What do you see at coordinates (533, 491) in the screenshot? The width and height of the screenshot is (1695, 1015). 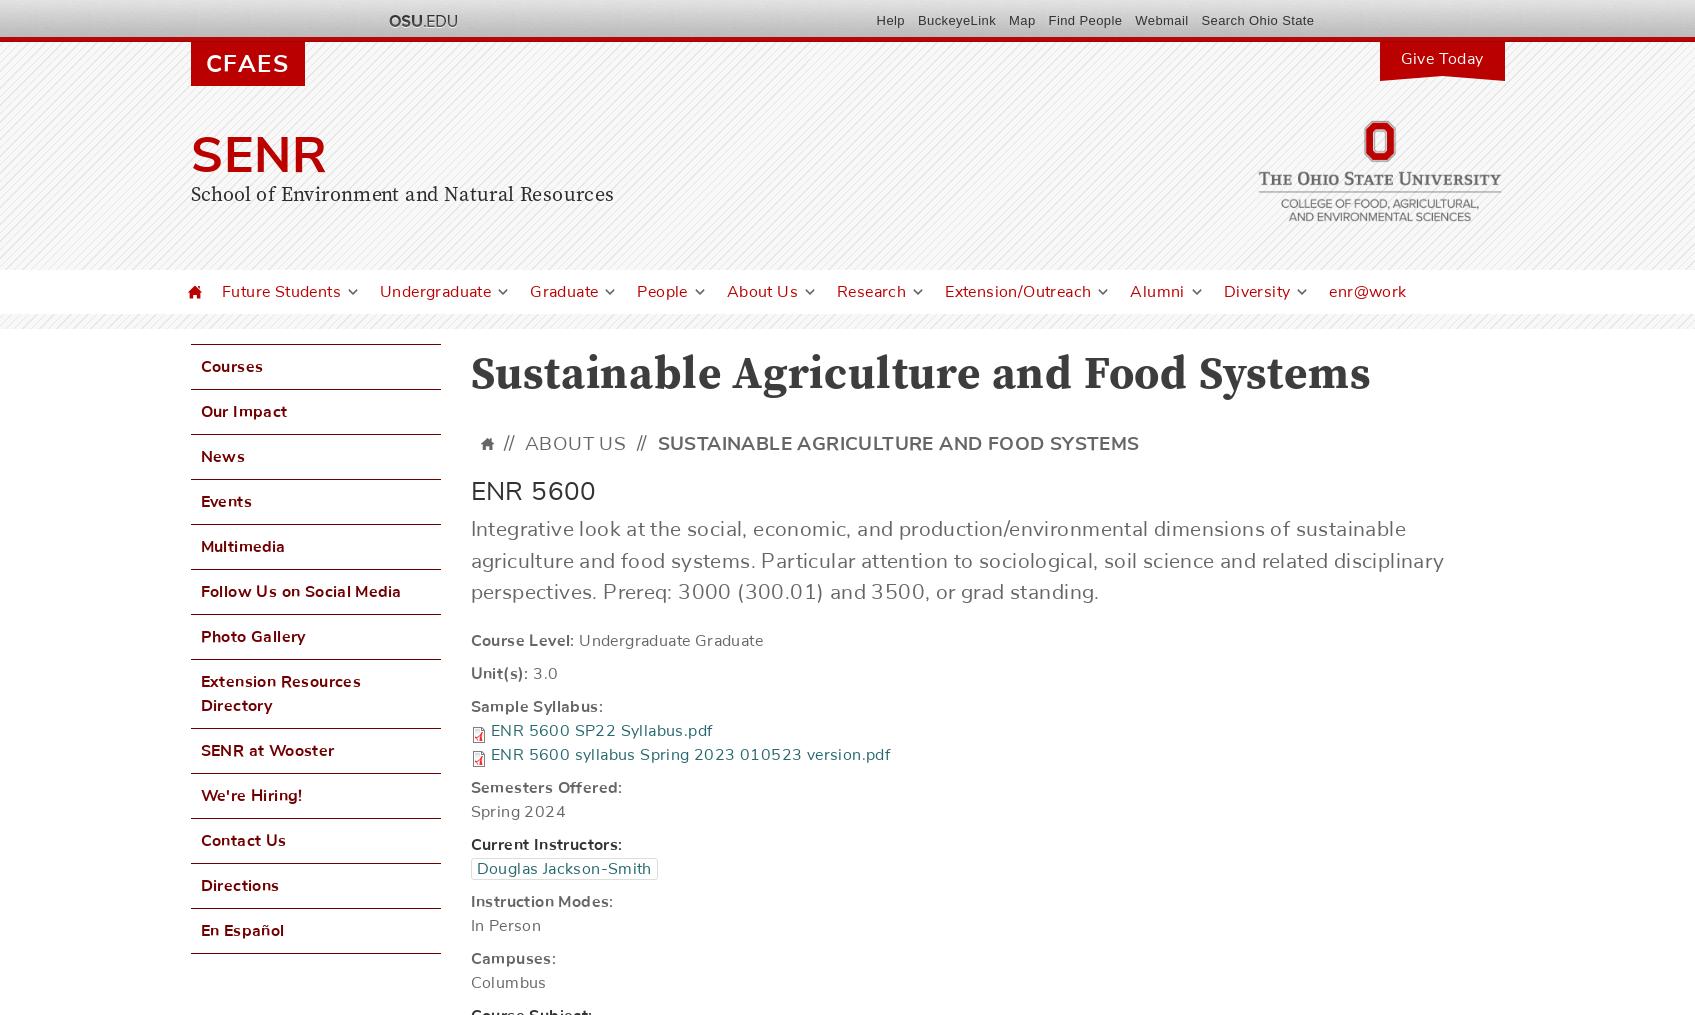 I see `'ENR 5600'` at bounding box center [533, 491].